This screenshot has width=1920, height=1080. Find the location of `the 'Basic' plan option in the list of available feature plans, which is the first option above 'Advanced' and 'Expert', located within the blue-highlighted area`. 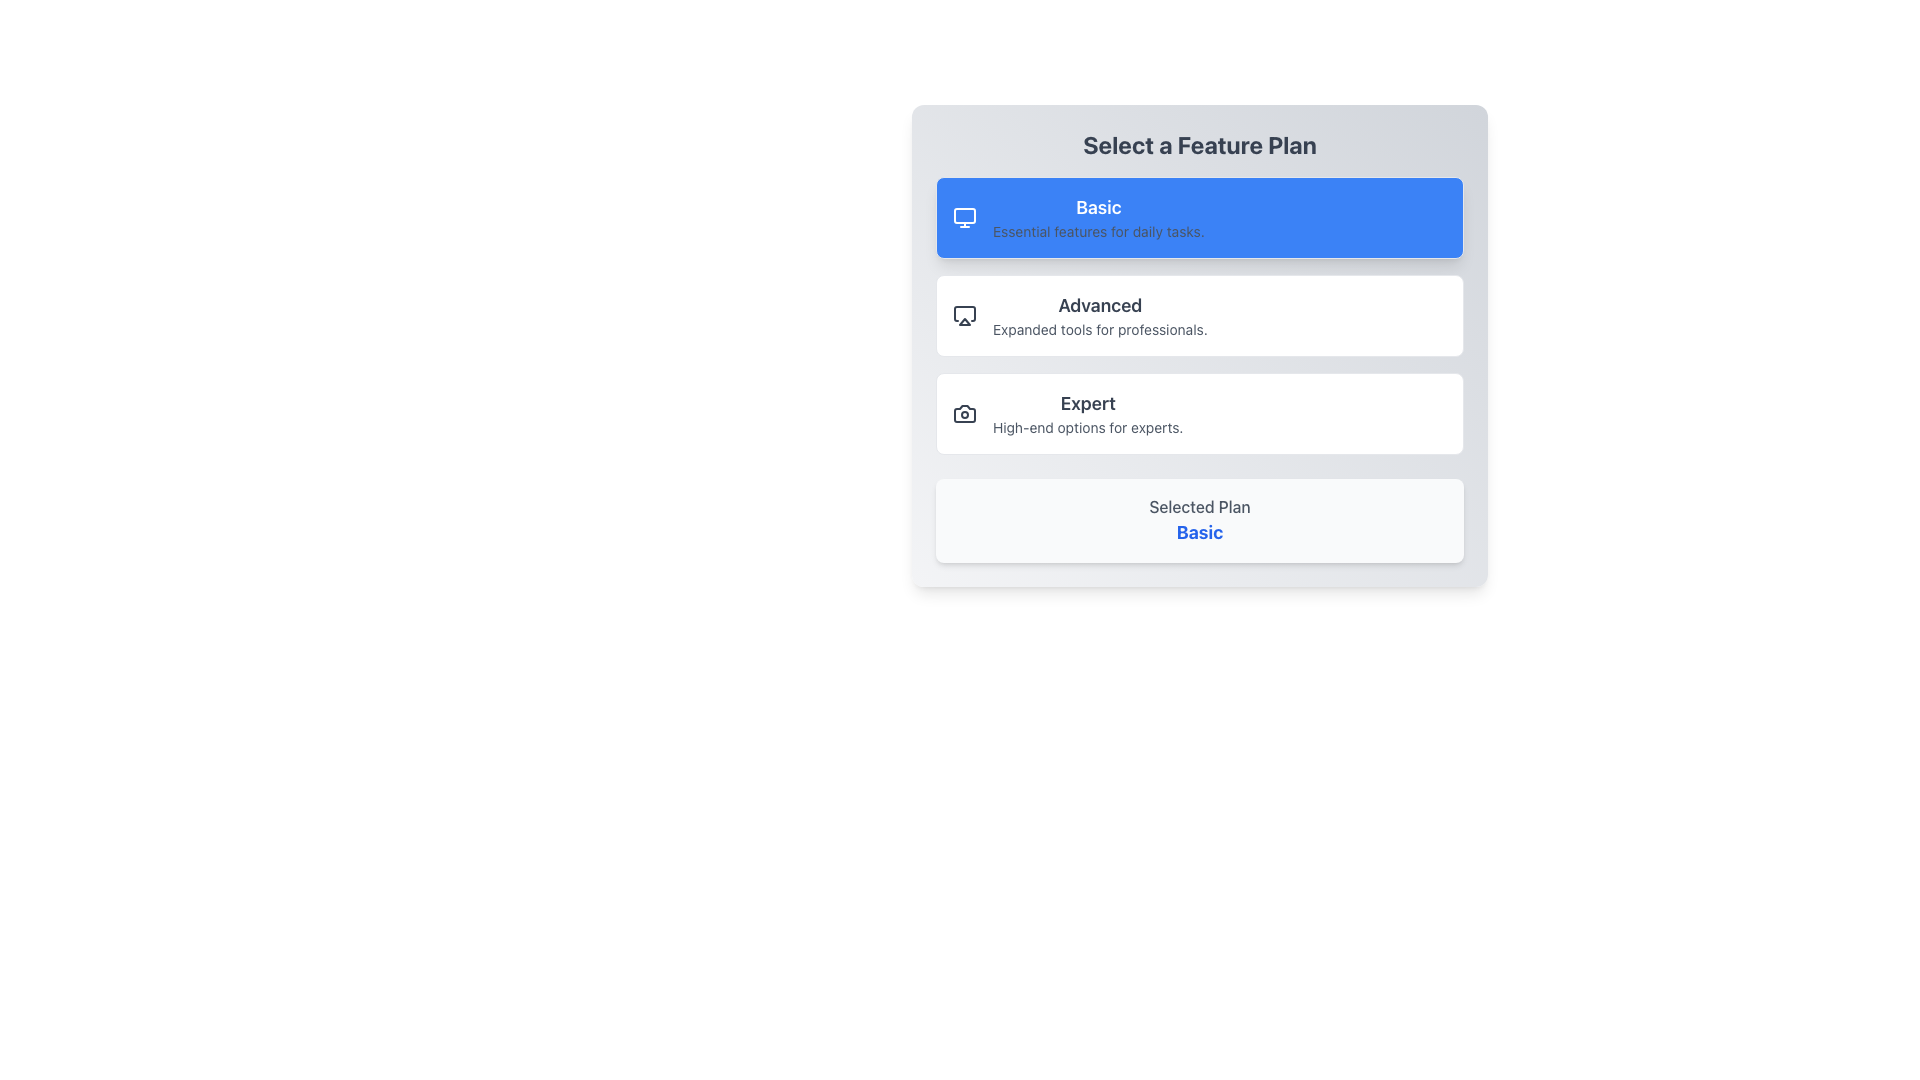

the 'Basic' plan option in the list of available feature plans, which is the first option above 'Advanced' and 'Expert', located within the blue-highlighted area is located at coordinates (1097, 218).